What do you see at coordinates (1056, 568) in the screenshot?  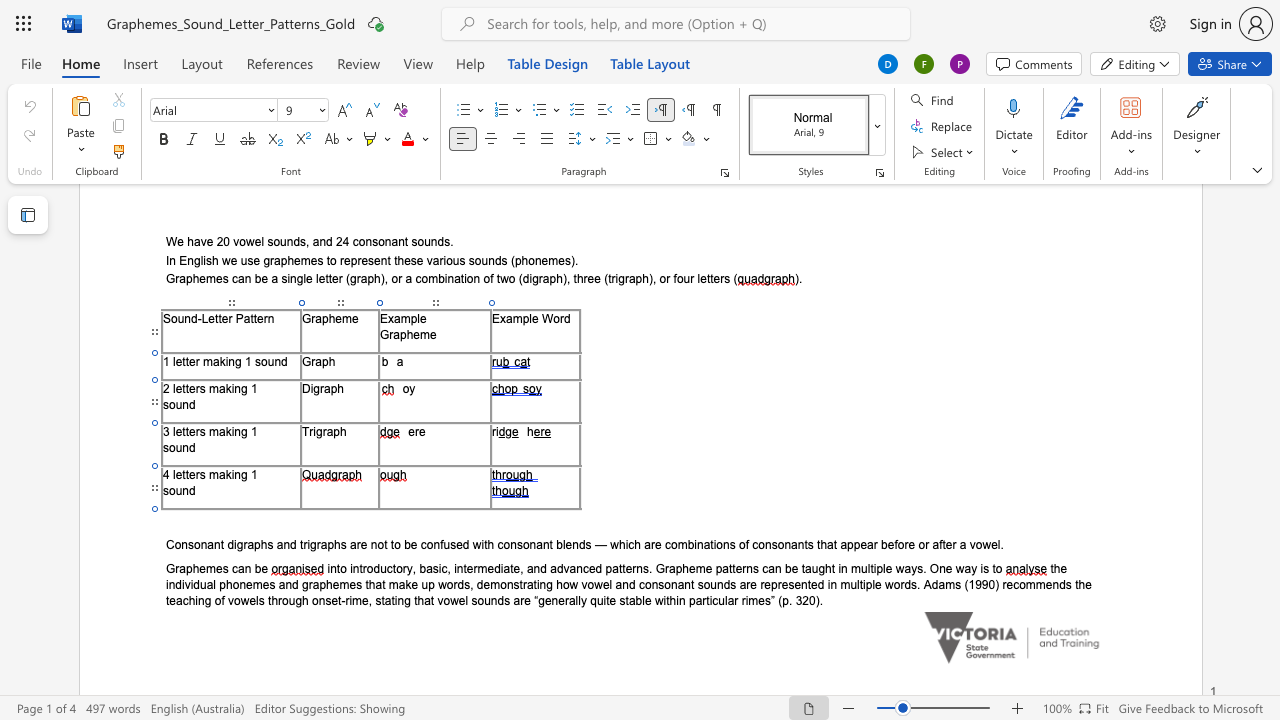 I see `the 1th character "h" in the text` at bounding box center [1056, 568].